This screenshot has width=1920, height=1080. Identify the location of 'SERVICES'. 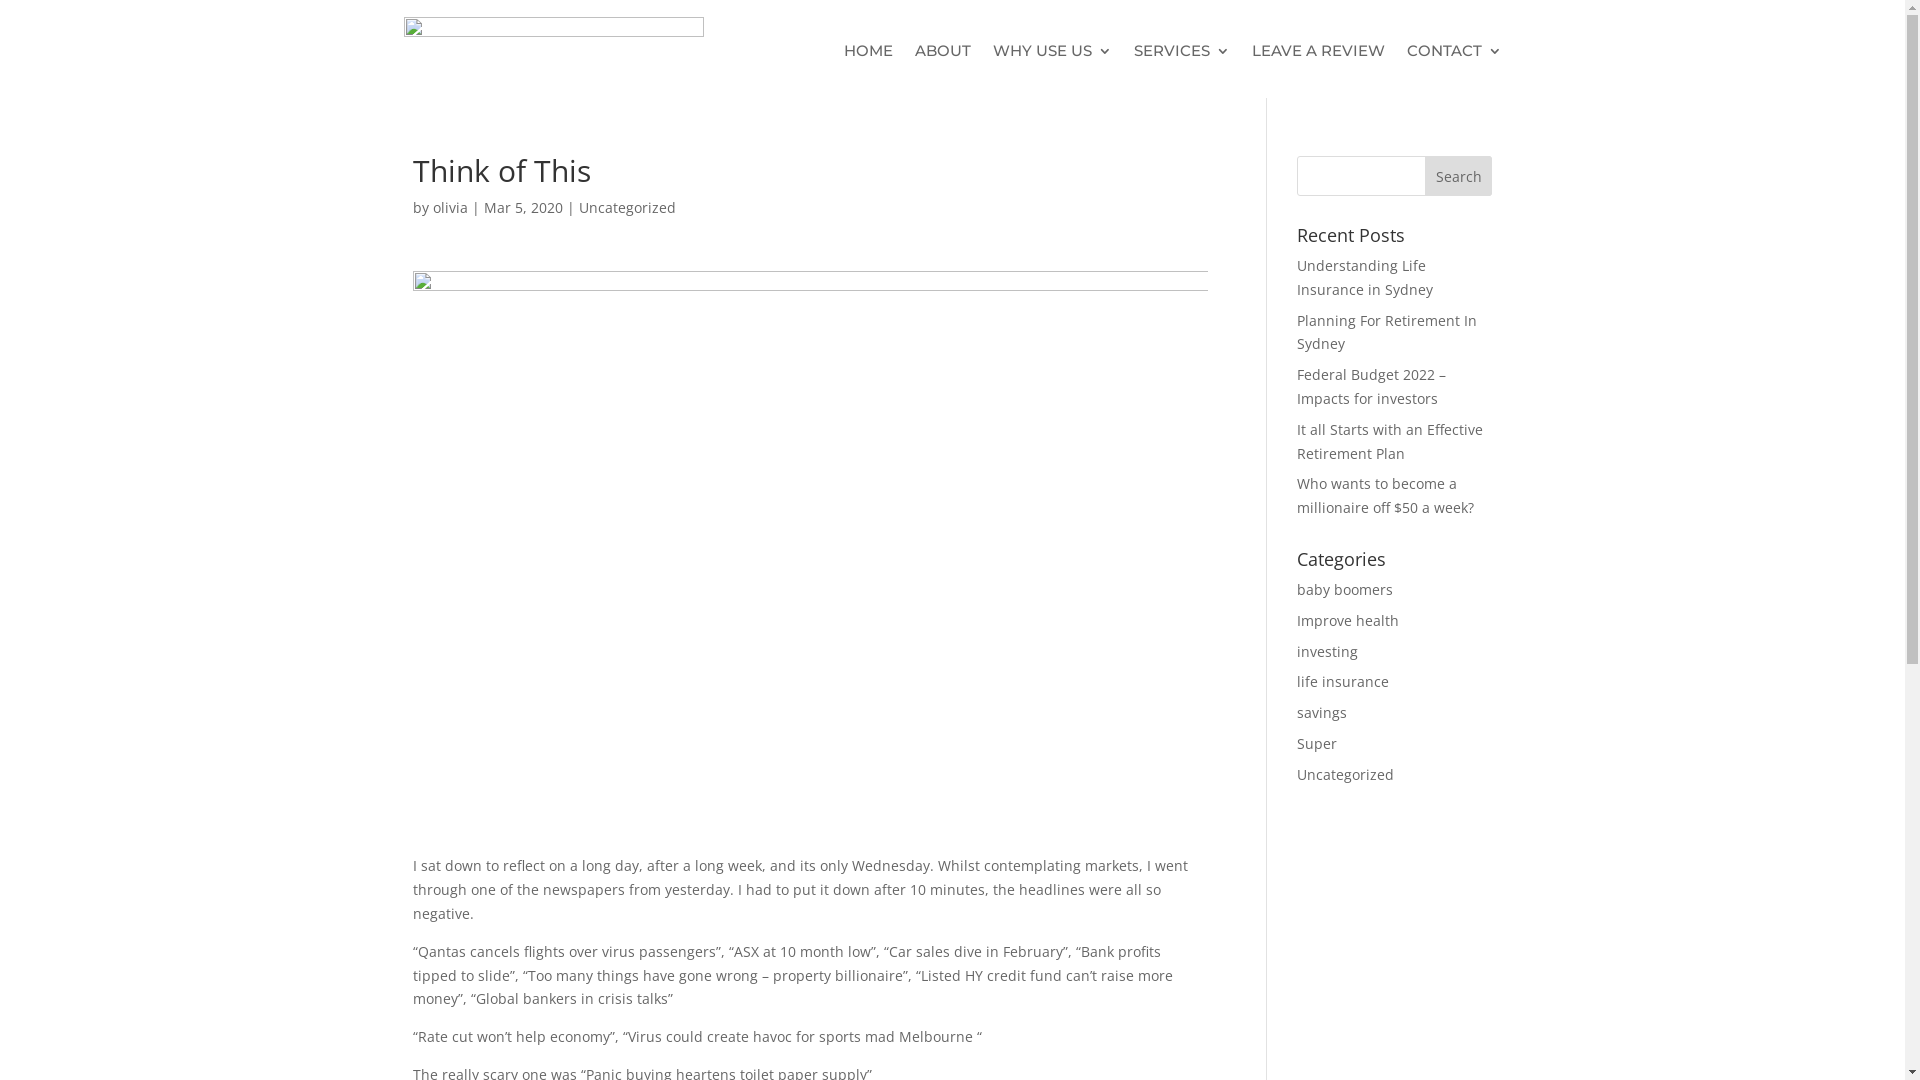
(1181, 49).